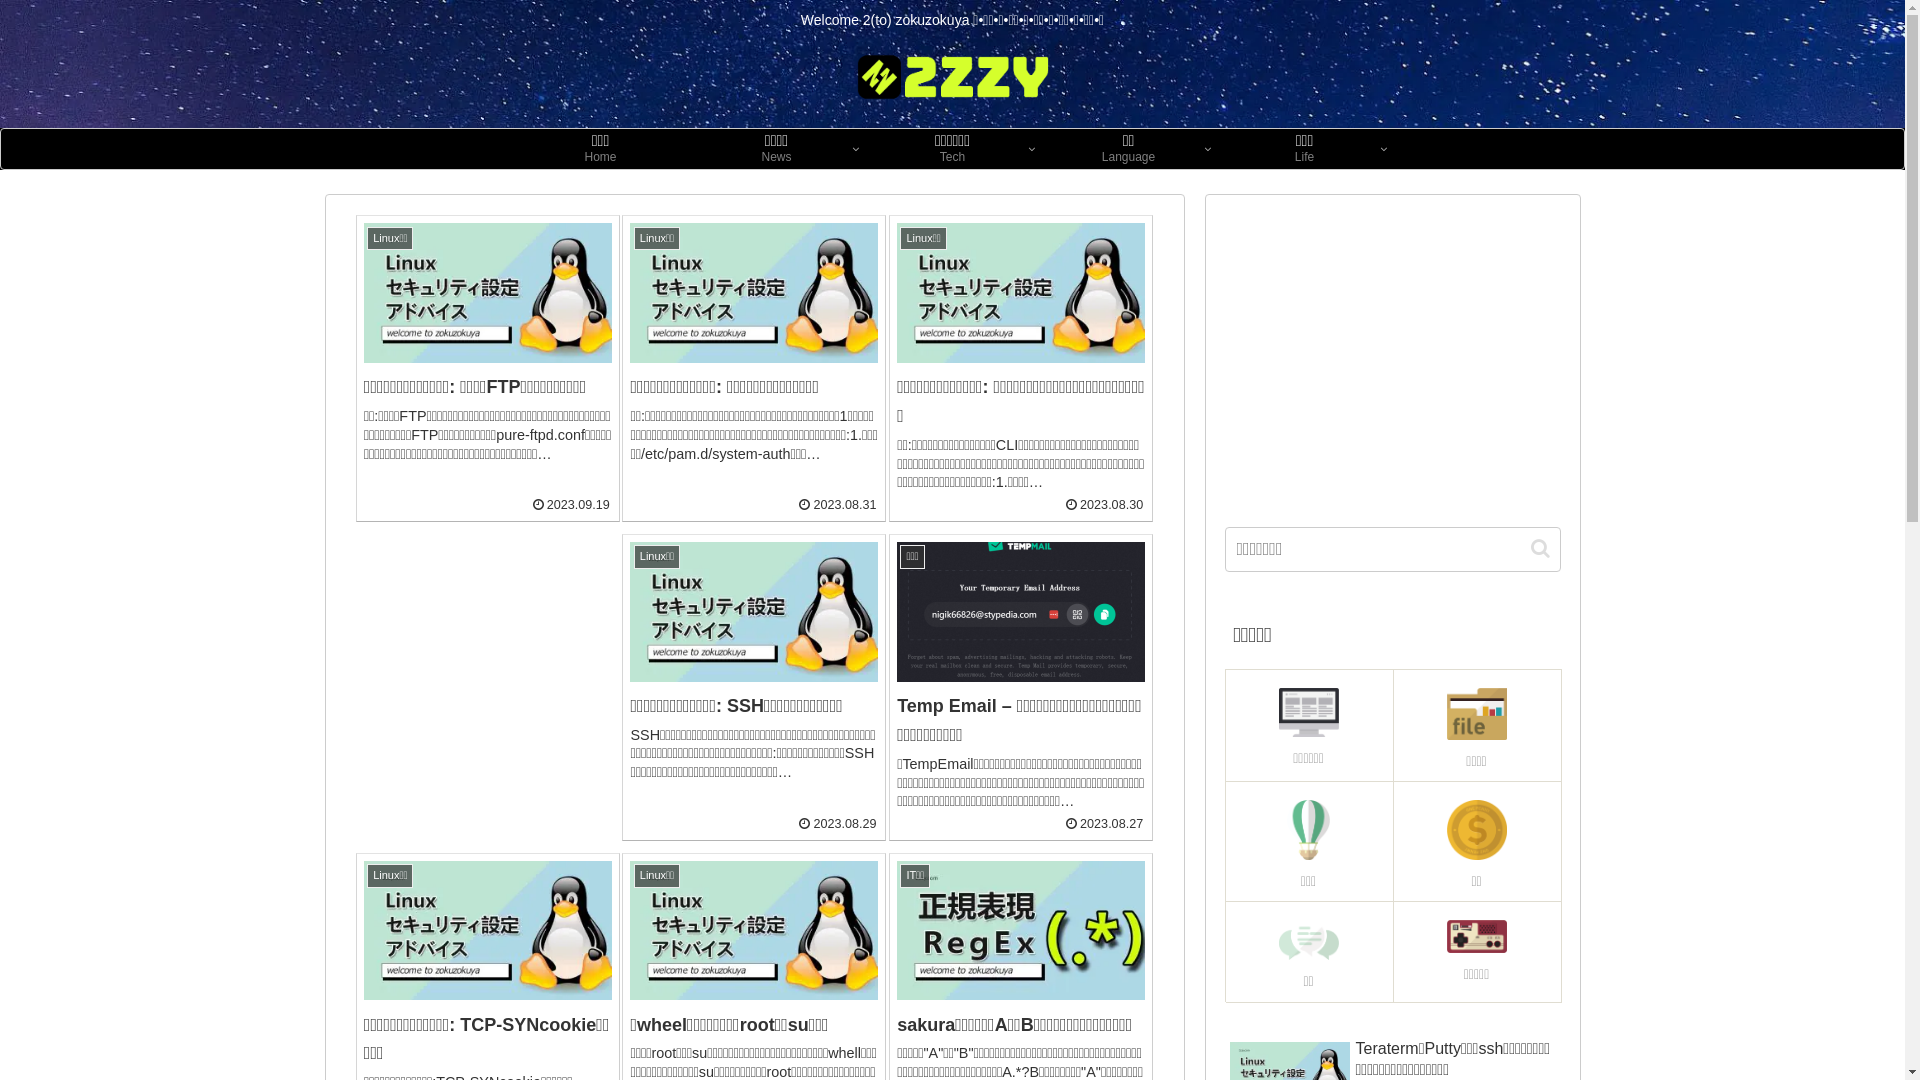  What do you see at coordinates (1391, 353) in the screenshot?
I see `'Advertisement'` at bounding box center [1391, 353].